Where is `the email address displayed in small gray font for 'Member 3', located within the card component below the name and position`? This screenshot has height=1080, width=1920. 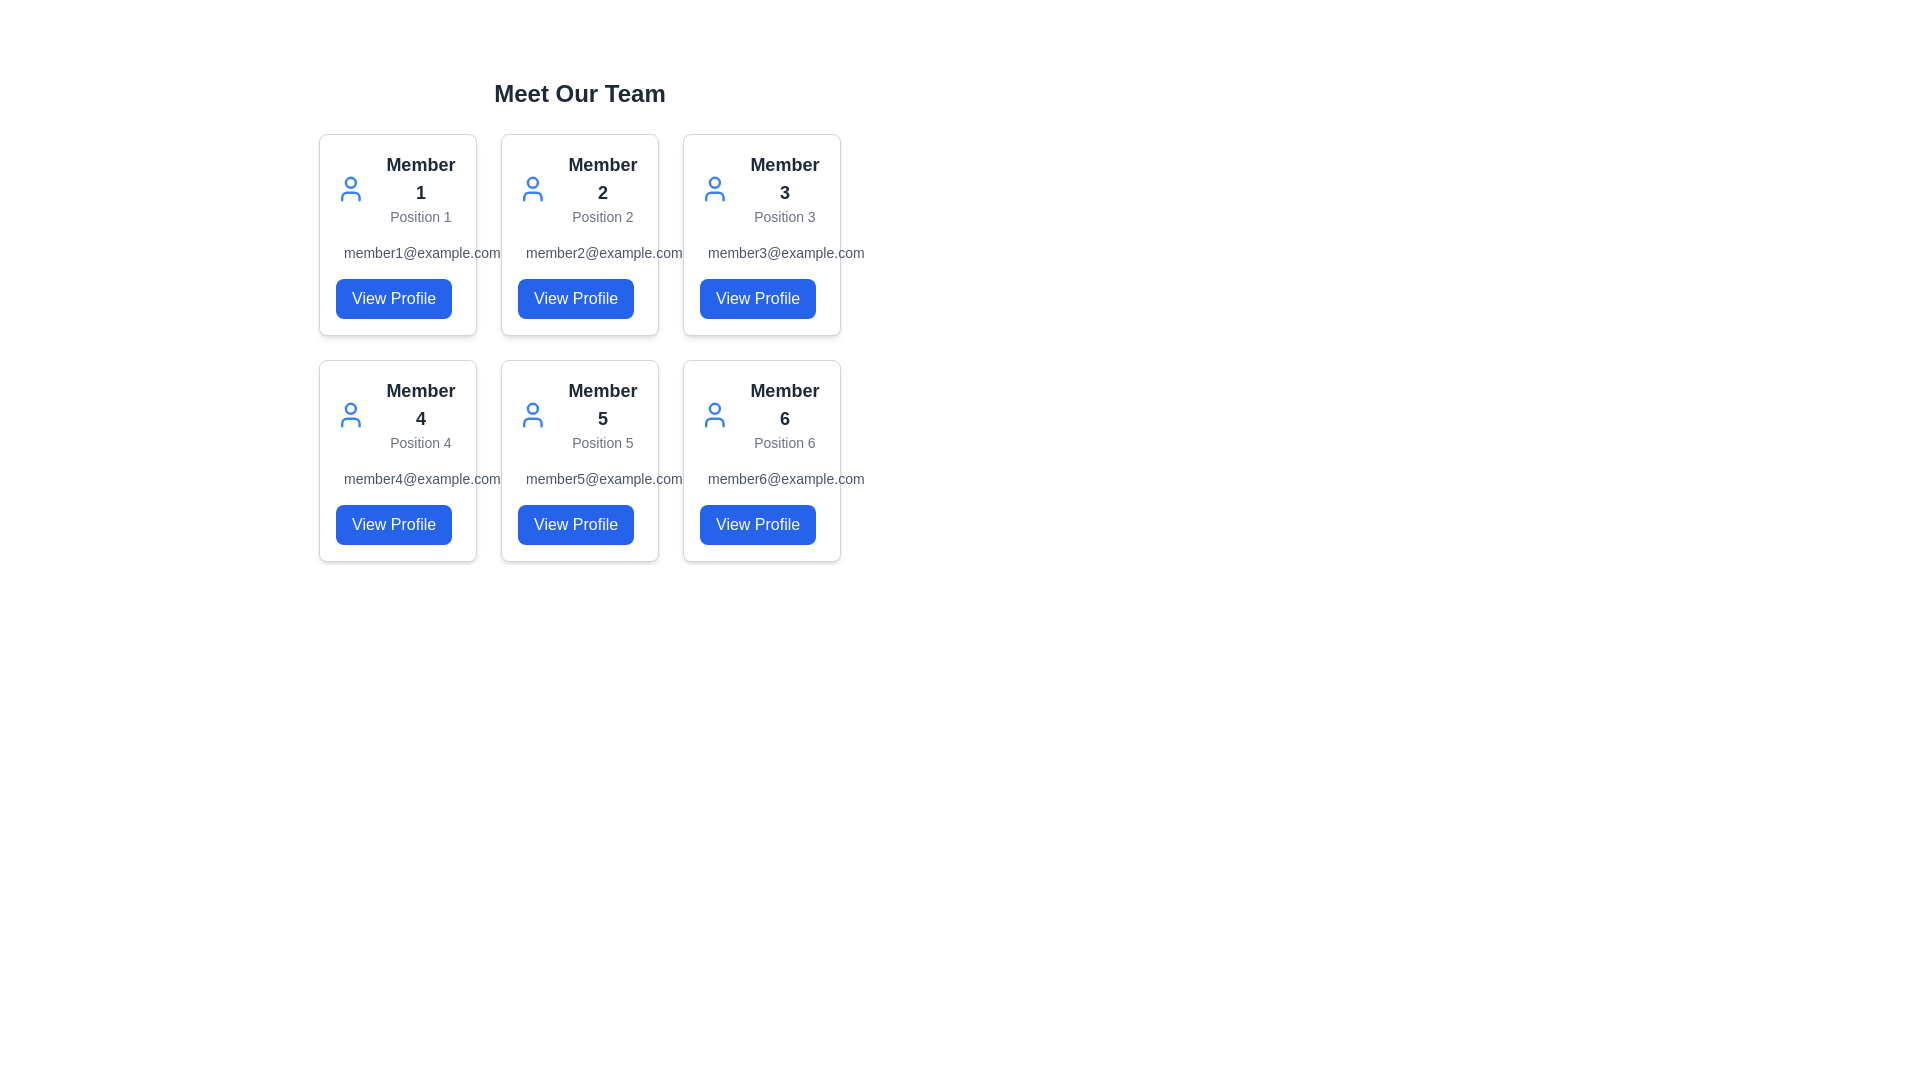 the email address displayed in small gray font for 'Member 3', located within the card component below the name and position is located at coordinates (761, 252).